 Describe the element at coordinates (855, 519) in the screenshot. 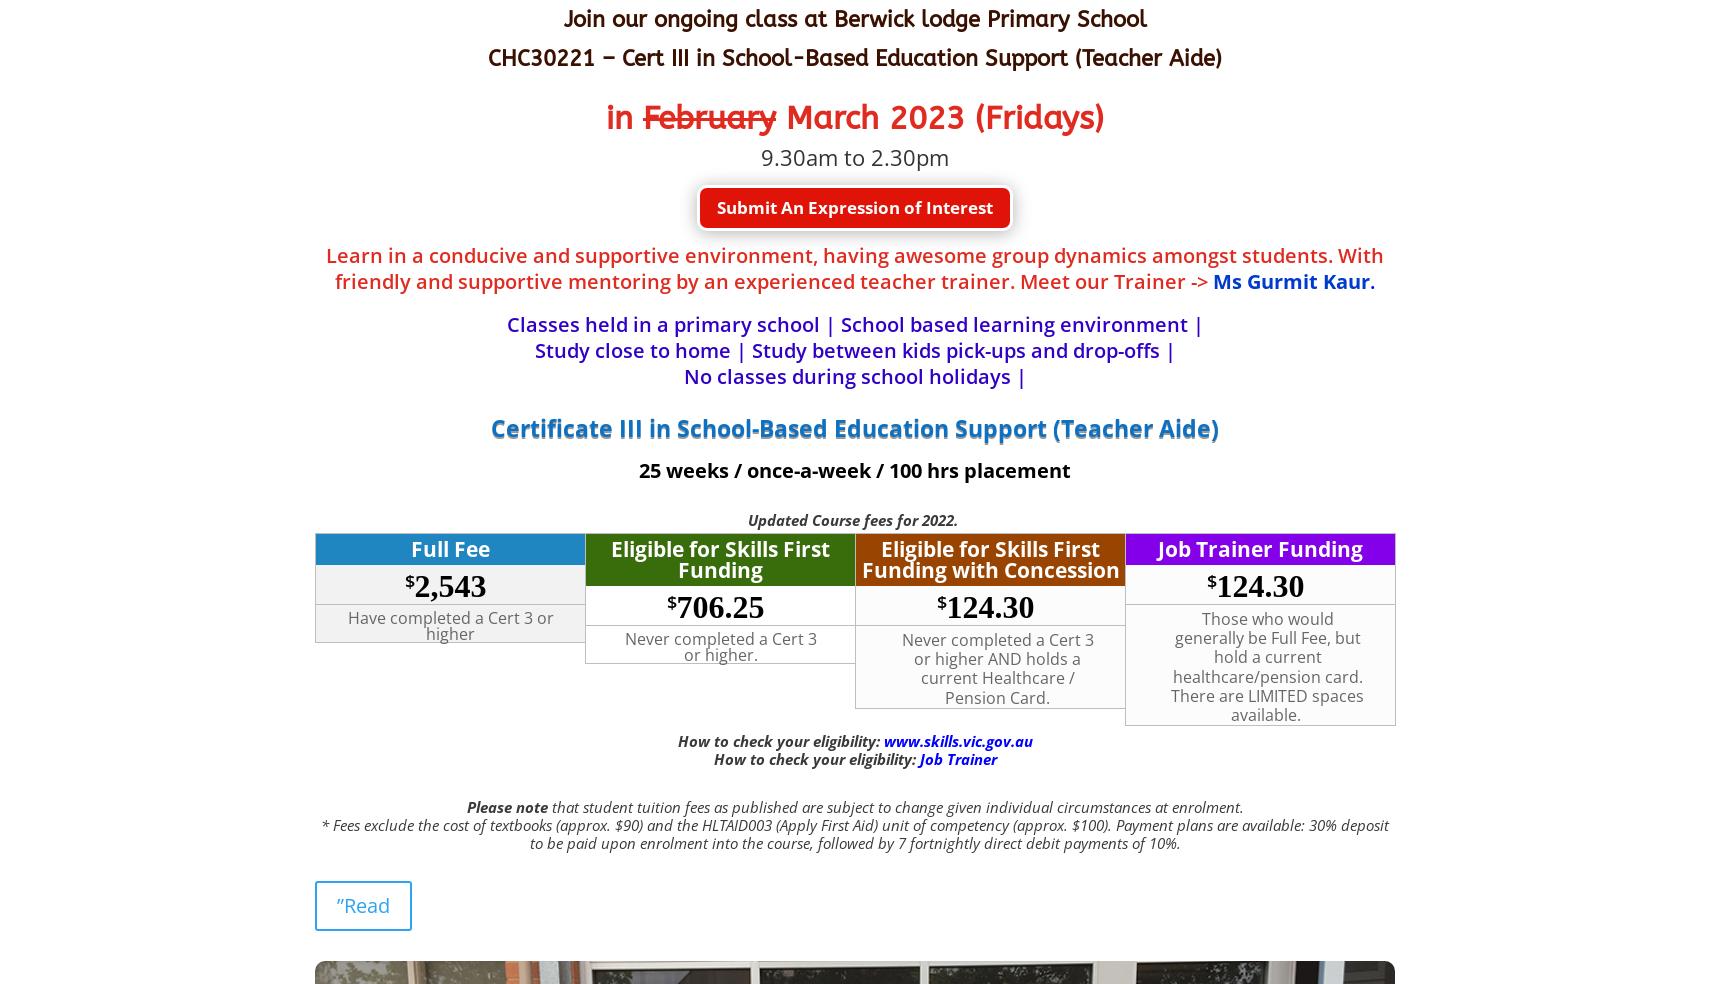

I see `'Updated Course fees for 2022.'` at that location.